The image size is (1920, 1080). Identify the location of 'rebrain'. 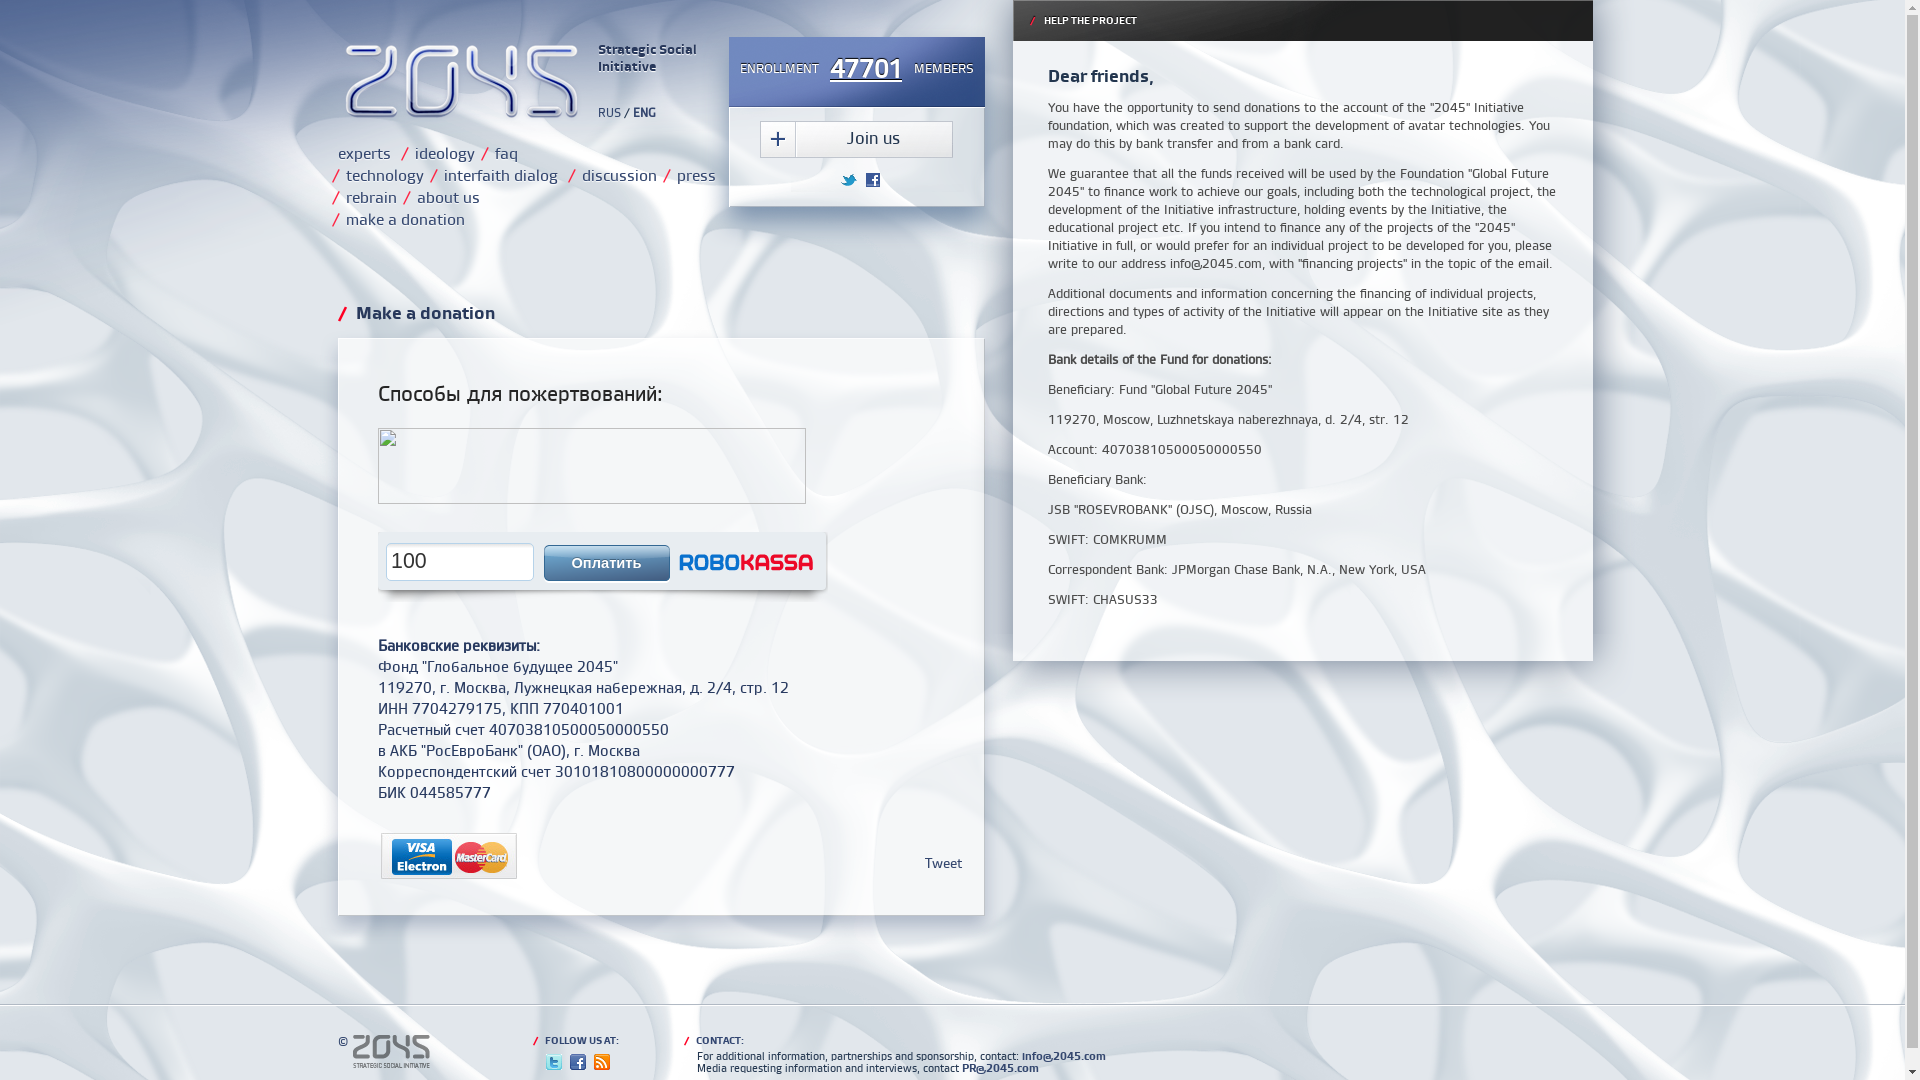
(345, 196).